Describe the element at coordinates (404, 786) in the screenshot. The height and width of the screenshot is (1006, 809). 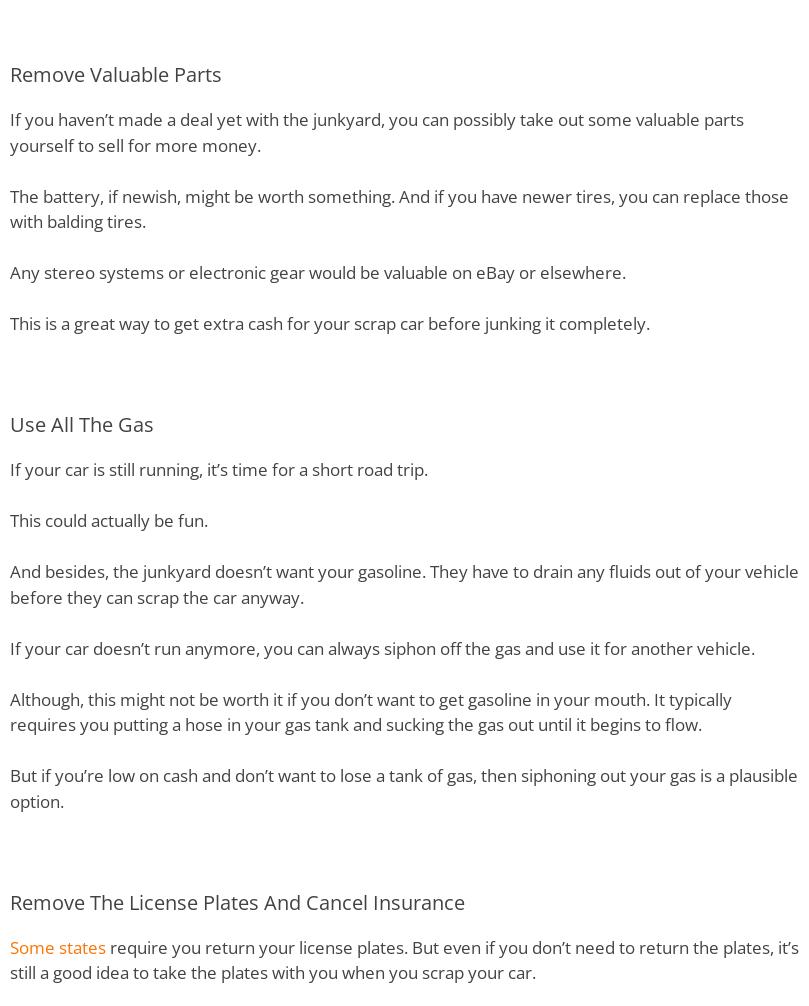
I see `'But if you’re low on cash and don’t want to lose a tank of gas, then siphoning out your gas is a plausible option.'` at that location.